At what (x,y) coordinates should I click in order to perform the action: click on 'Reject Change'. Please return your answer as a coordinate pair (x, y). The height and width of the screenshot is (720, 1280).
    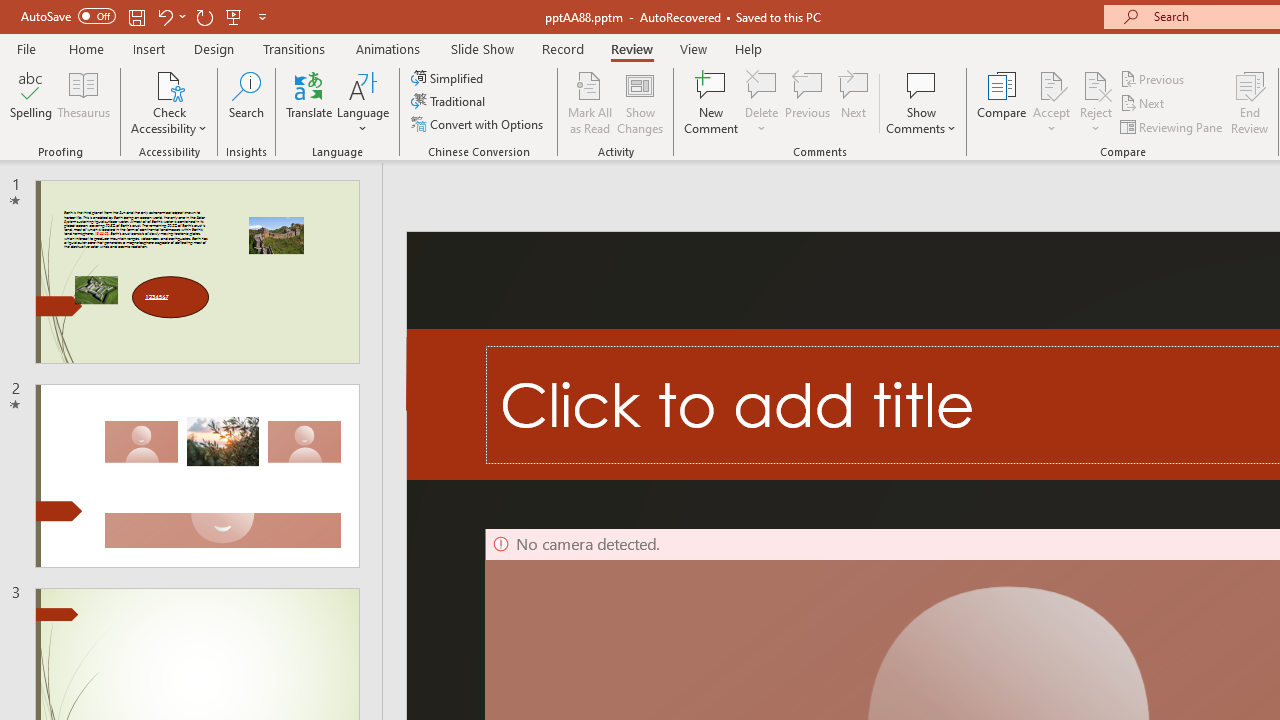
    Looking at the image, I should click on (1095, 84).